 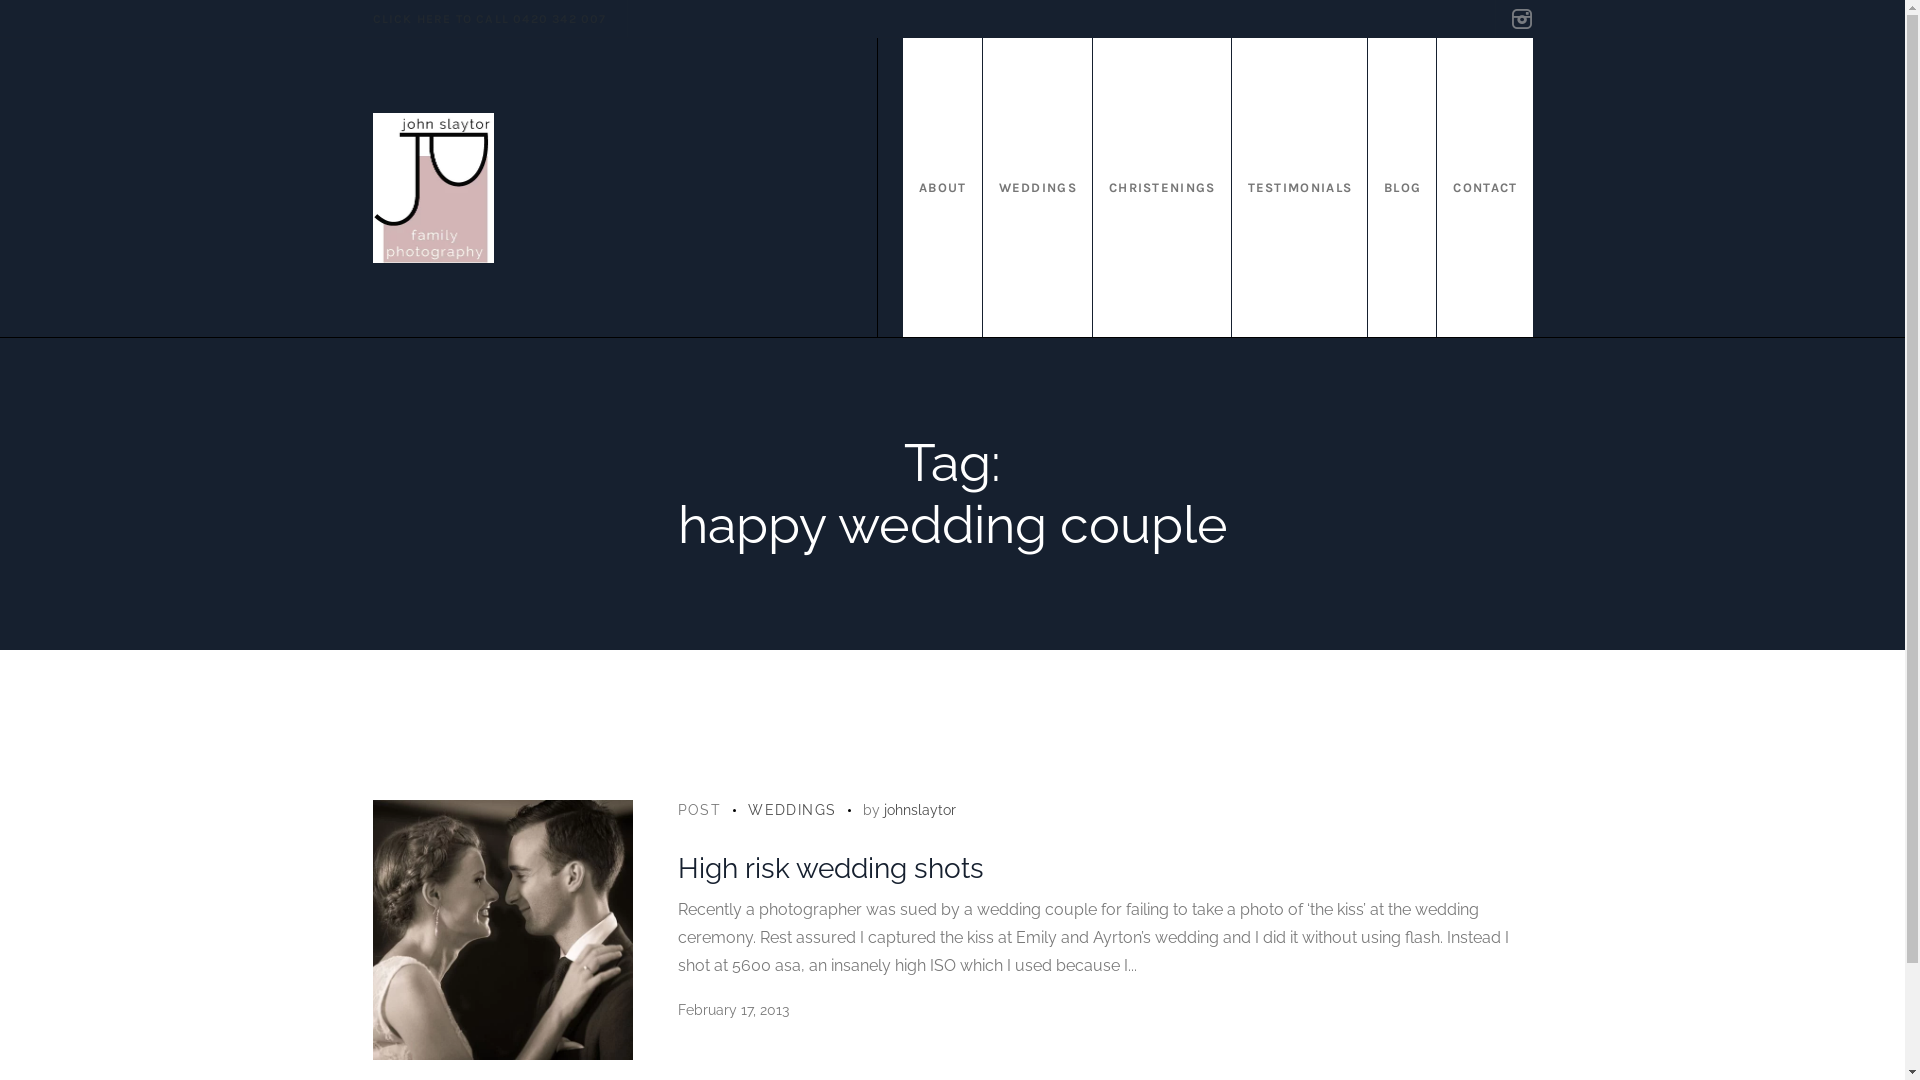 I want to click on 'CLICK HERE TO CALL 0420 342 007', so click(x=489, y=19).